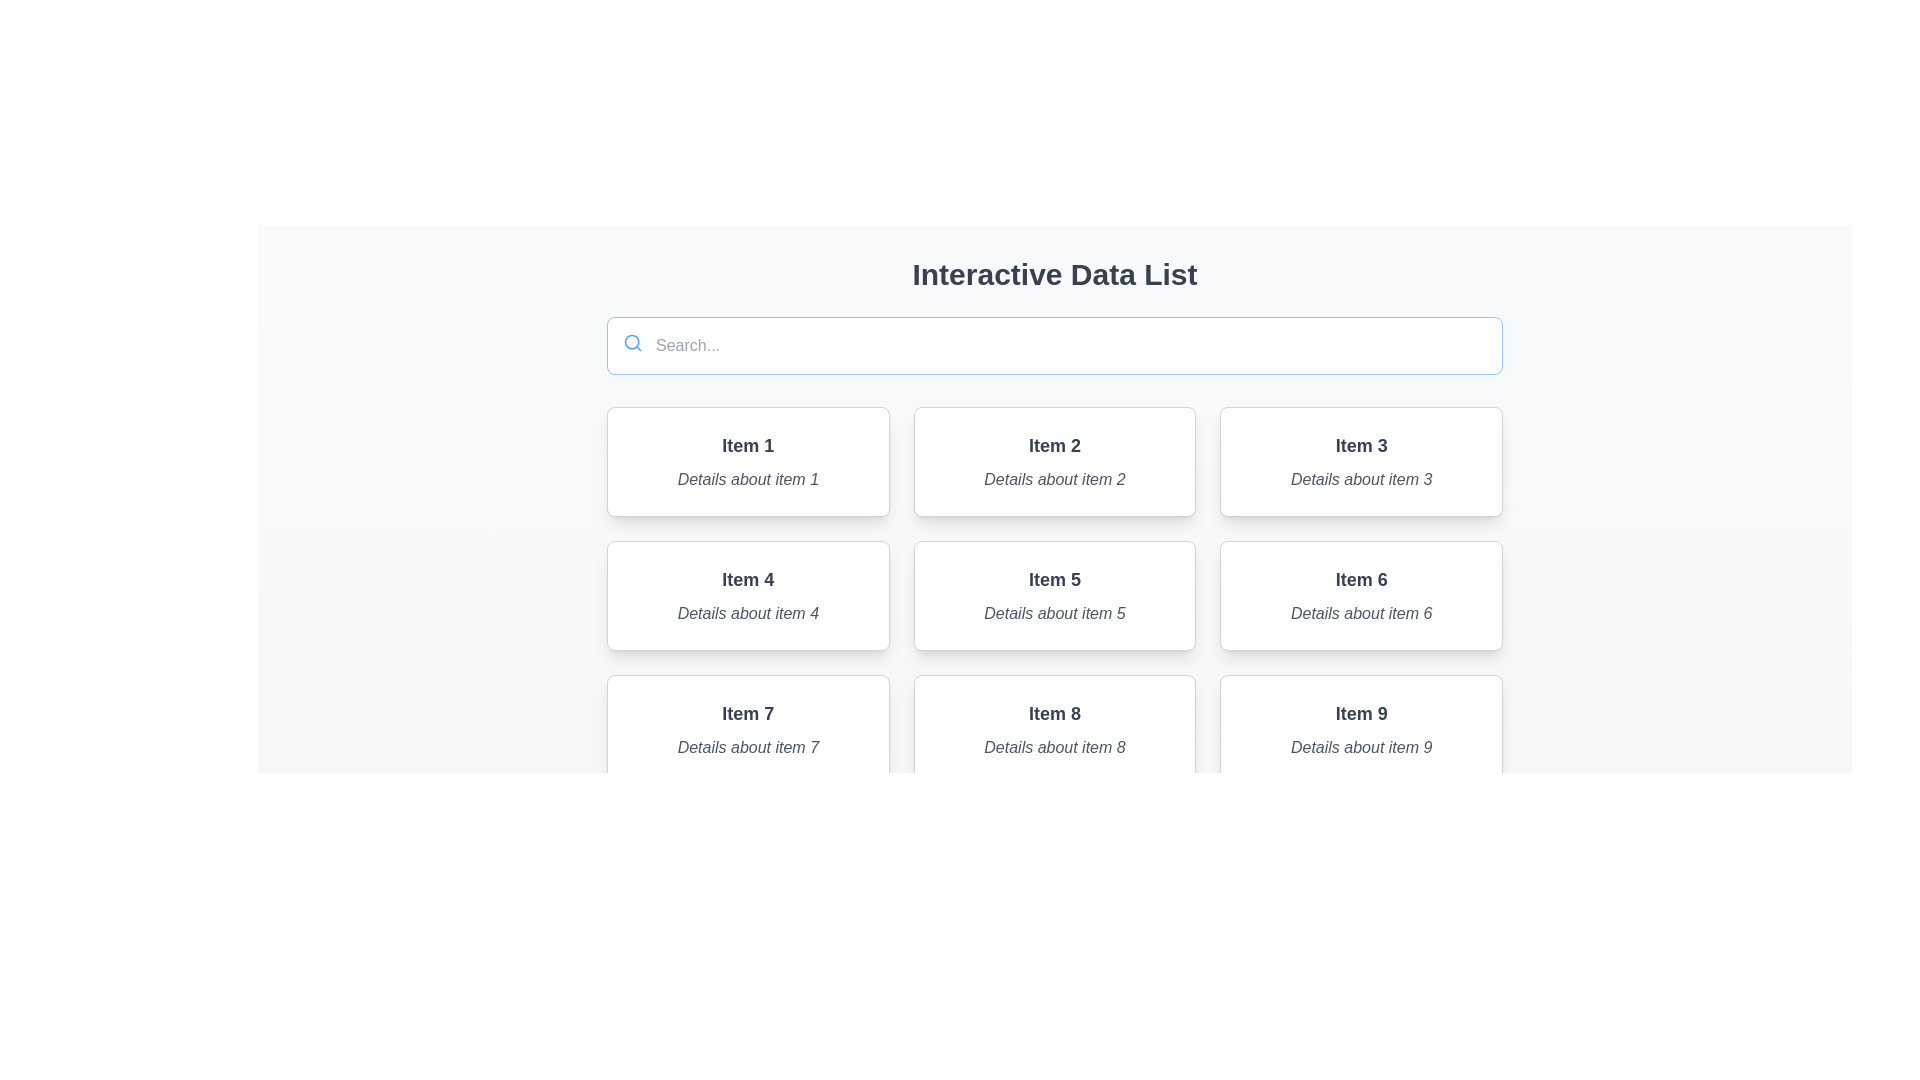  I want to click on the Textual Card representing 'Item 3', which is located in the top-right corner of a three-column grid layout, so click(1360, 462).